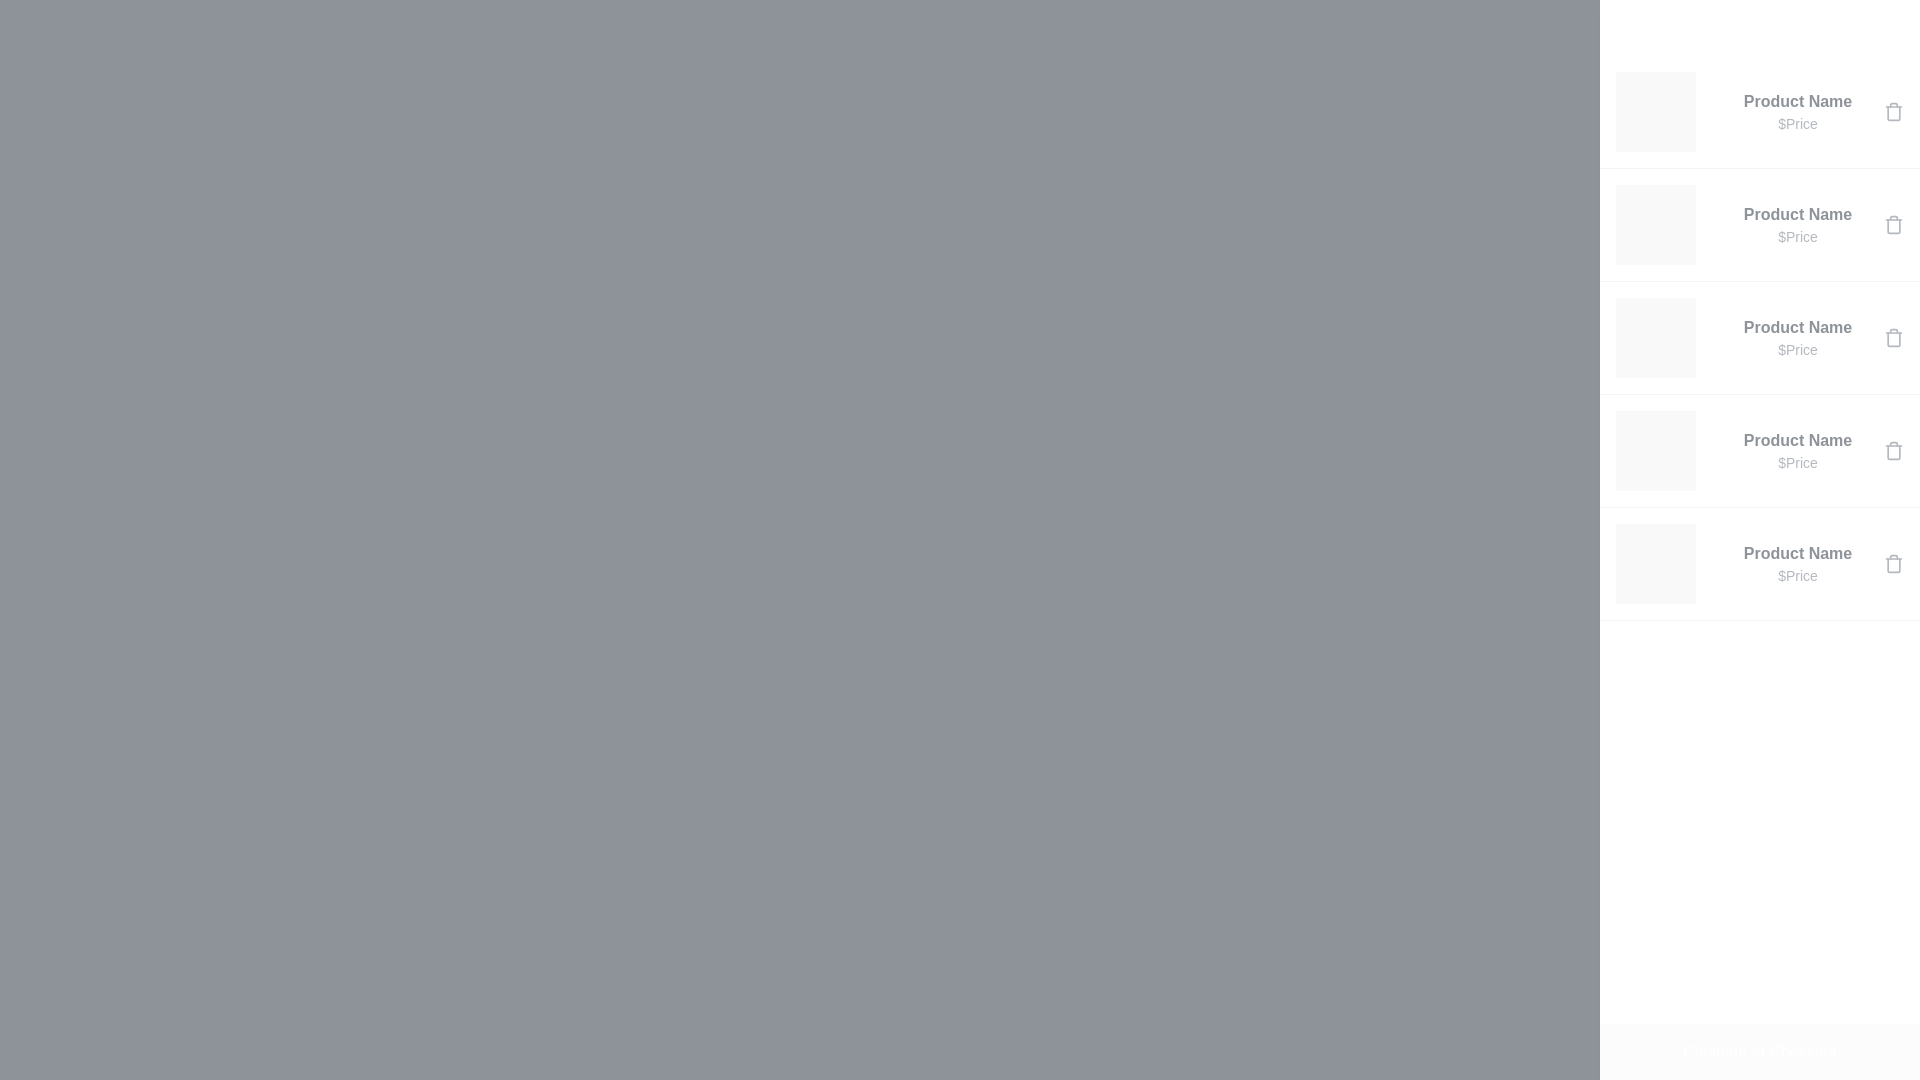  What do you see at coordinates (1656, 111) in the screenshot?
I see `the gray square image placeholder located at the top-left corner of a product item in the listing` at bounding box center [1656, 111].